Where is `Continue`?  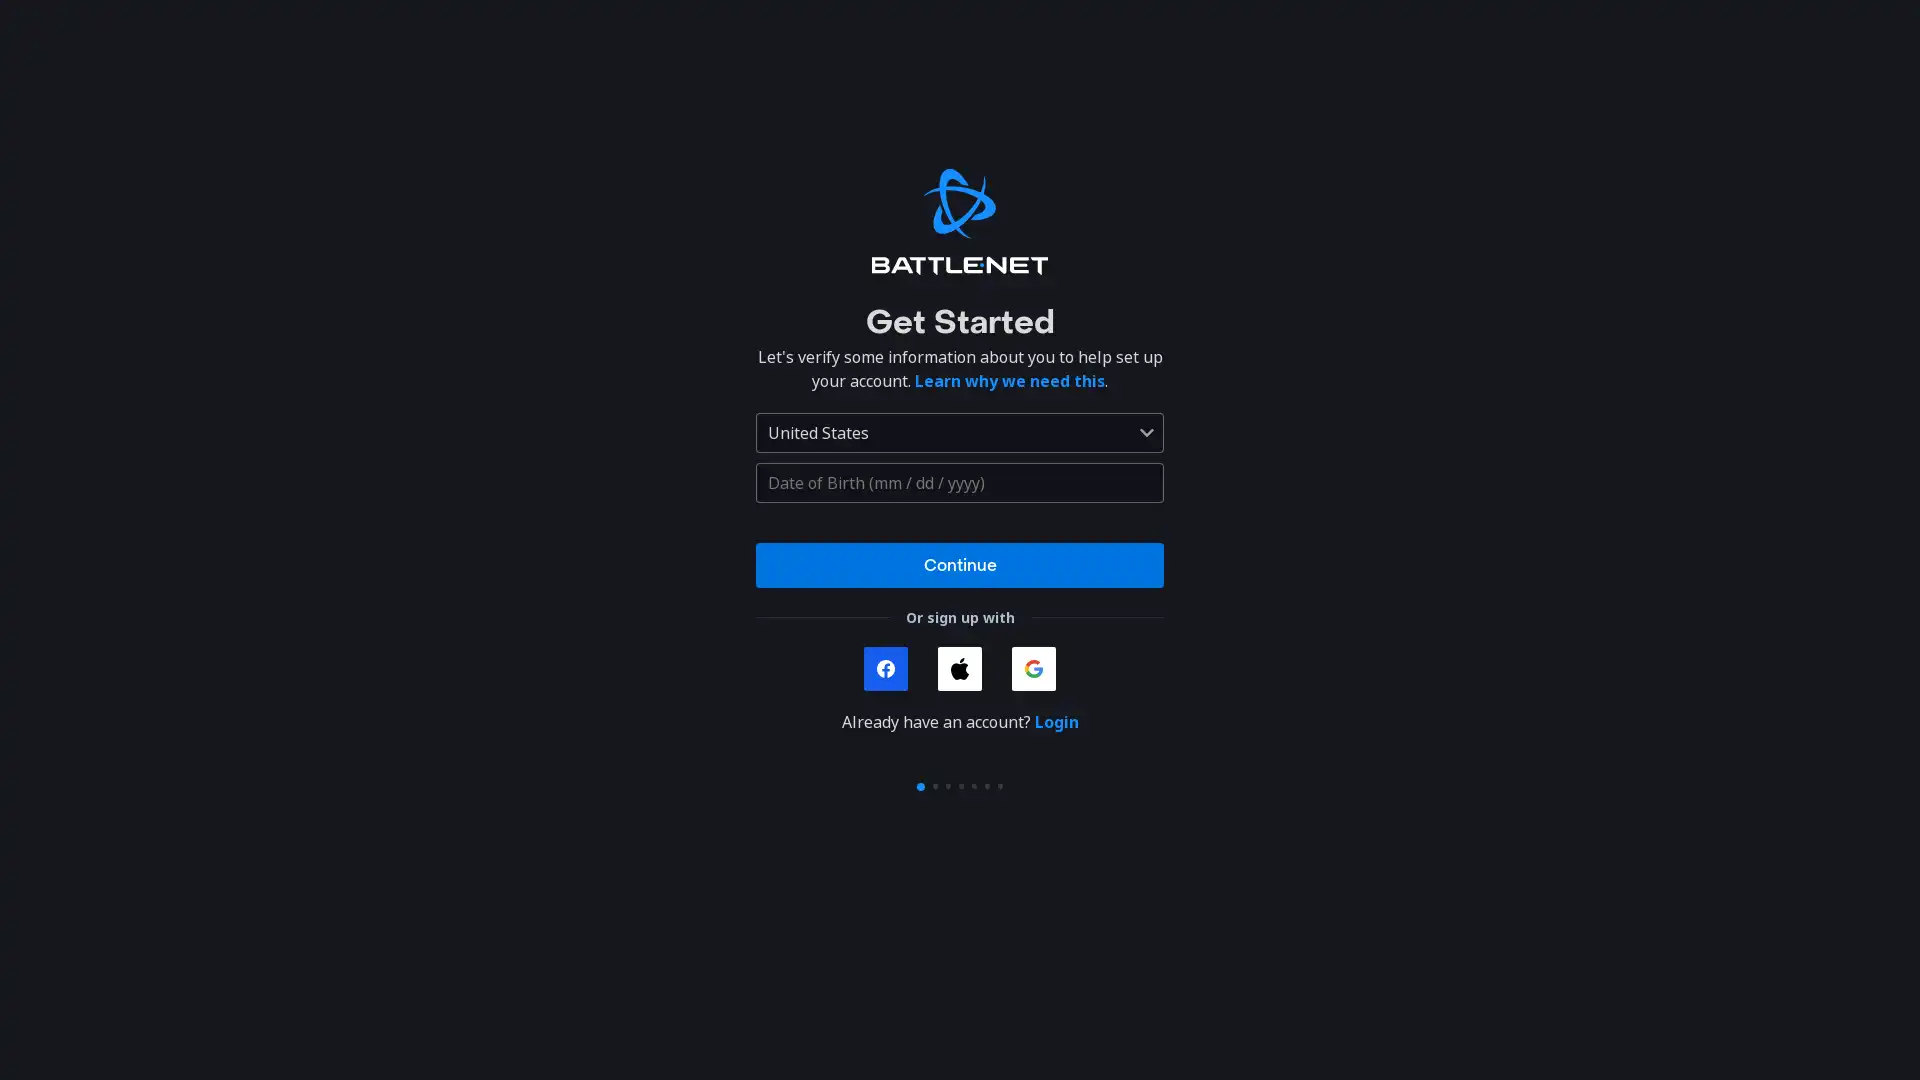
Continue is located at coordinates (960, 565).